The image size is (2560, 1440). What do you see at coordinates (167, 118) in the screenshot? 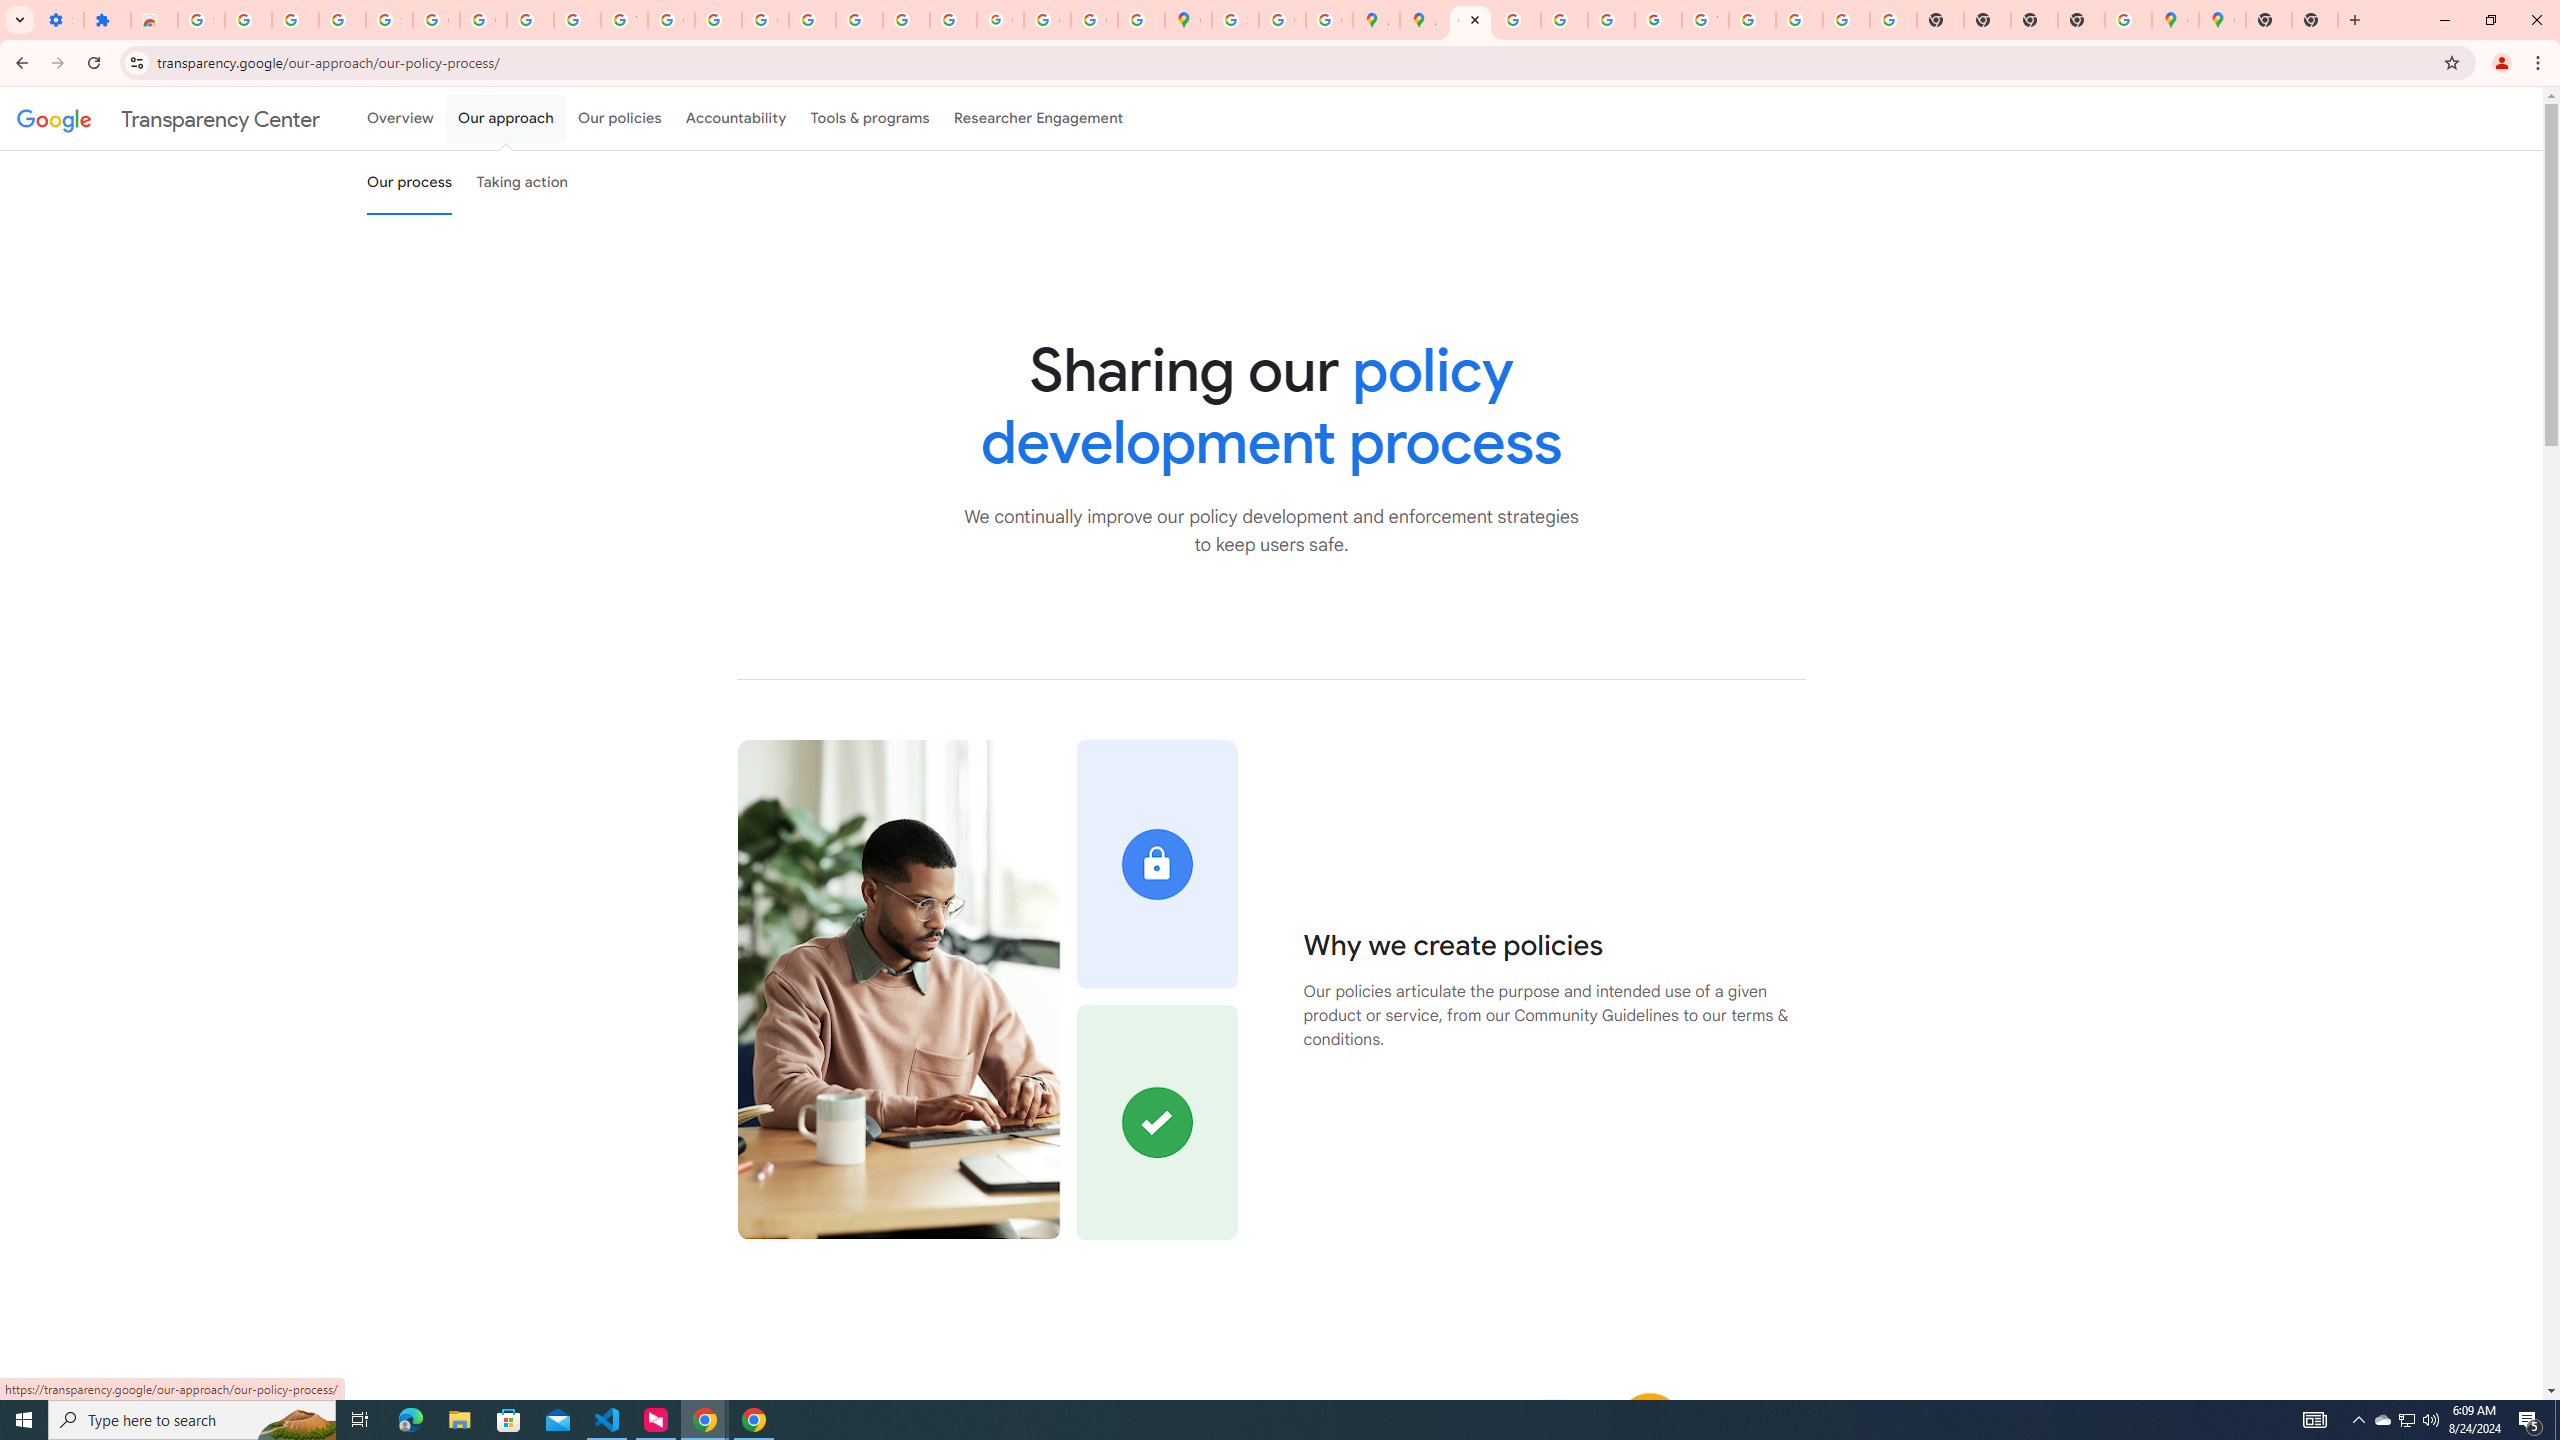
I see `'Transparency Center'` at bounding box center [167, 118].